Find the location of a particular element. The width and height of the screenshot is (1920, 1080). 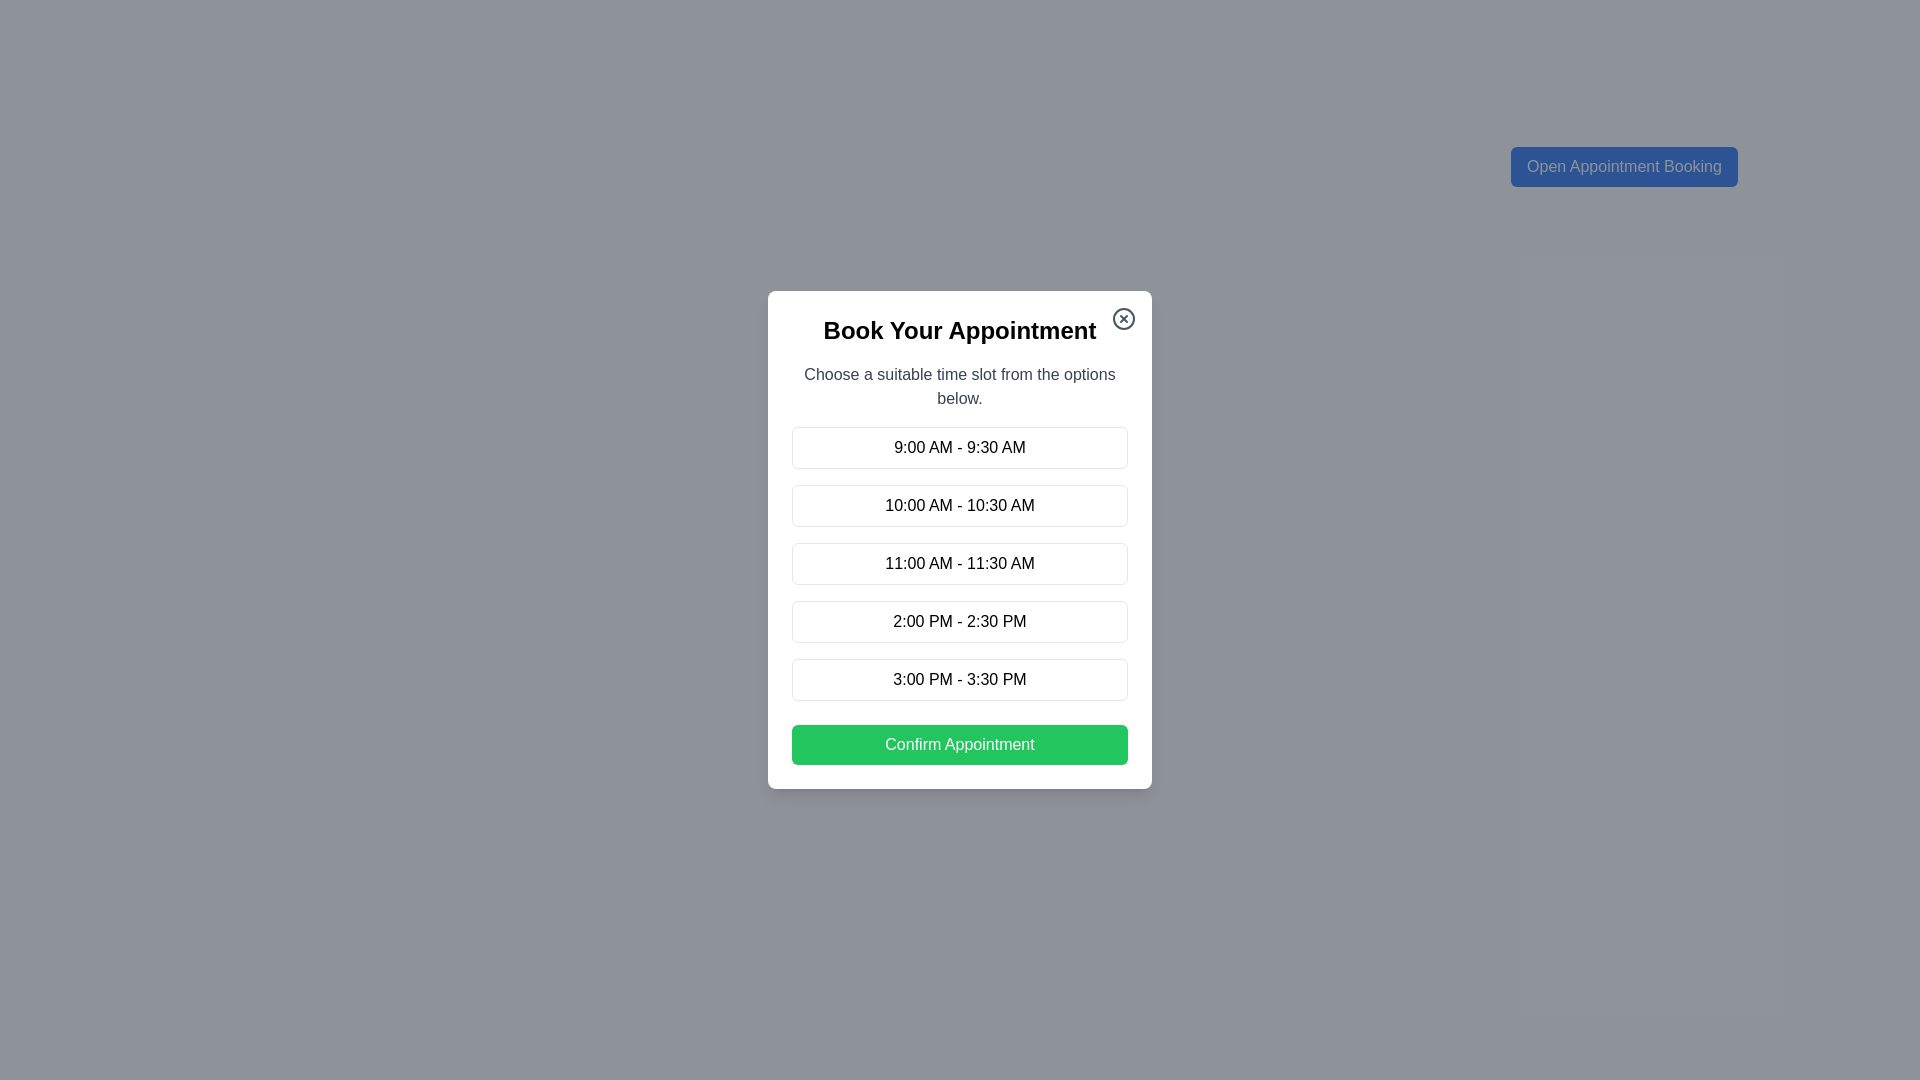

the fourth selectable time slot button labeled '2:00 PM - 2:30 PM' is located at coordinates (960, 620).